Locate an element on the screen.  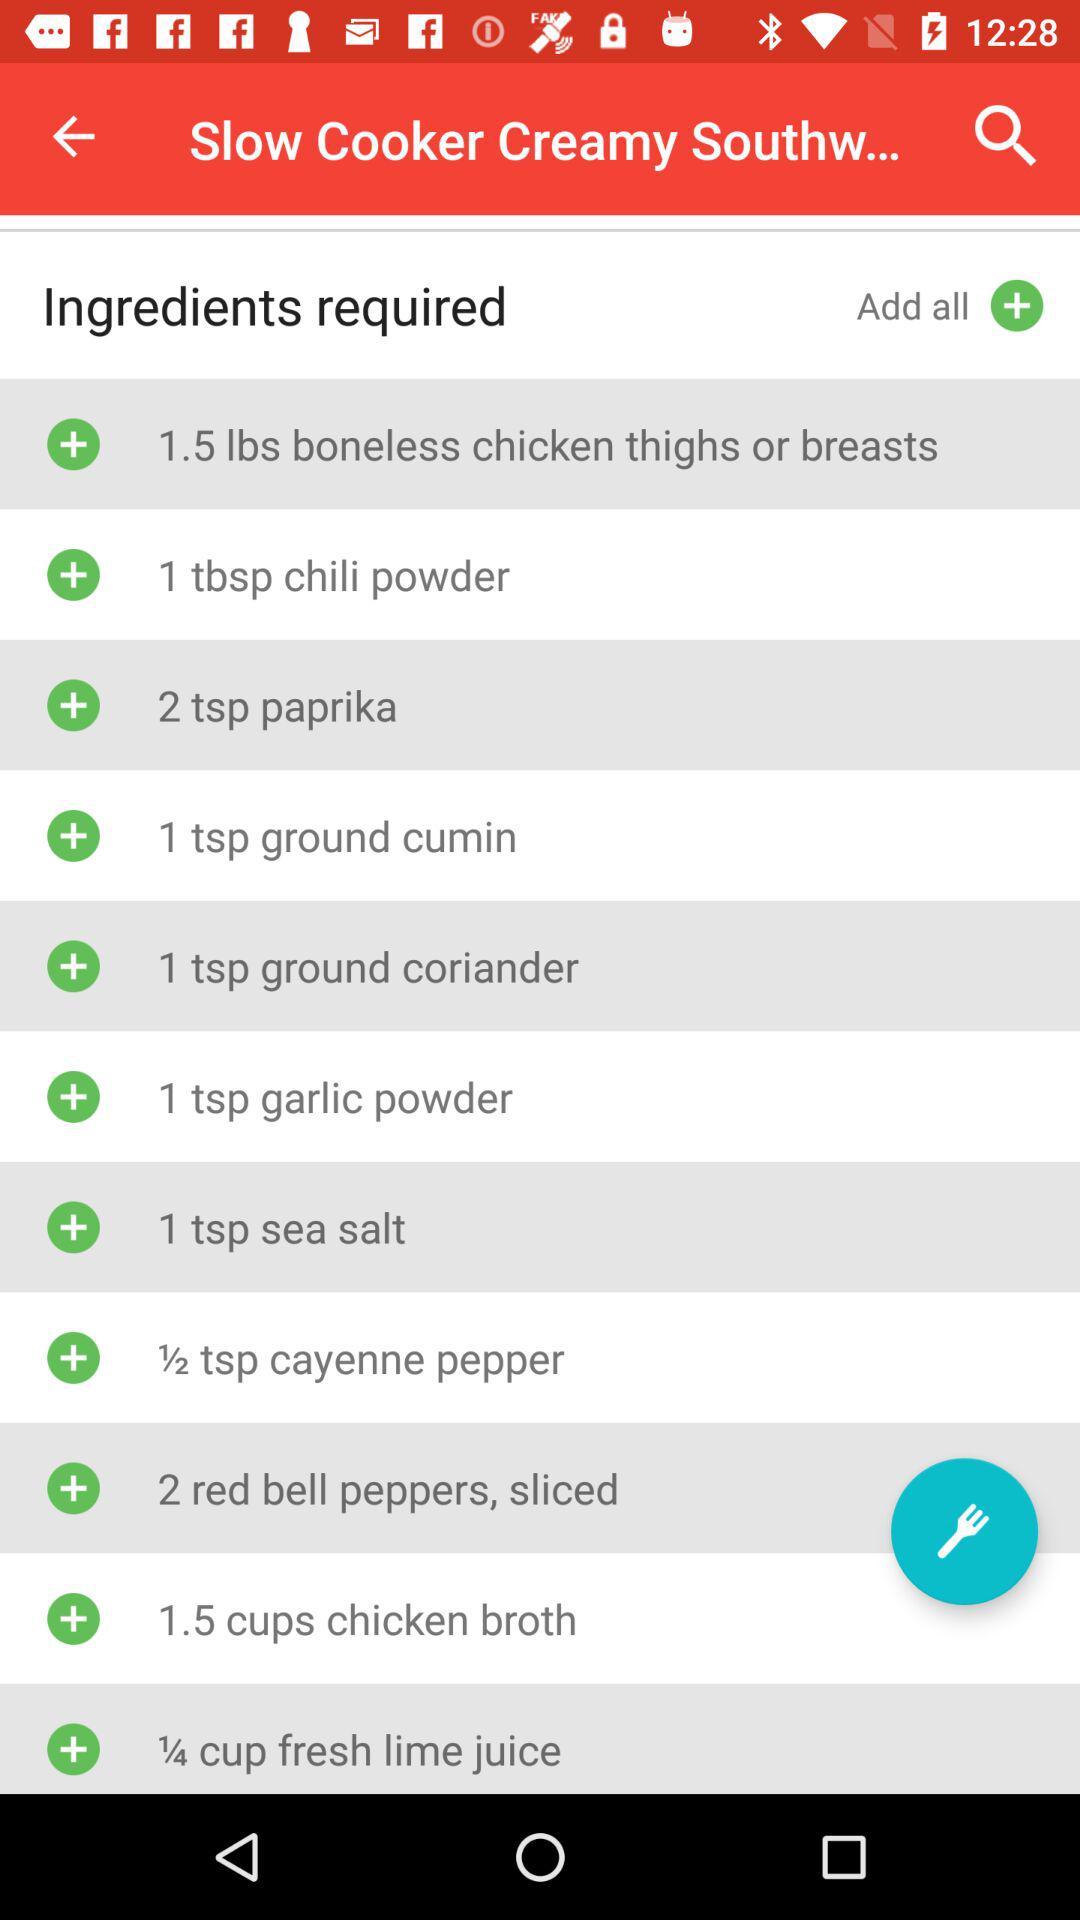
more recipe options is located at coordinates (963, 1530).